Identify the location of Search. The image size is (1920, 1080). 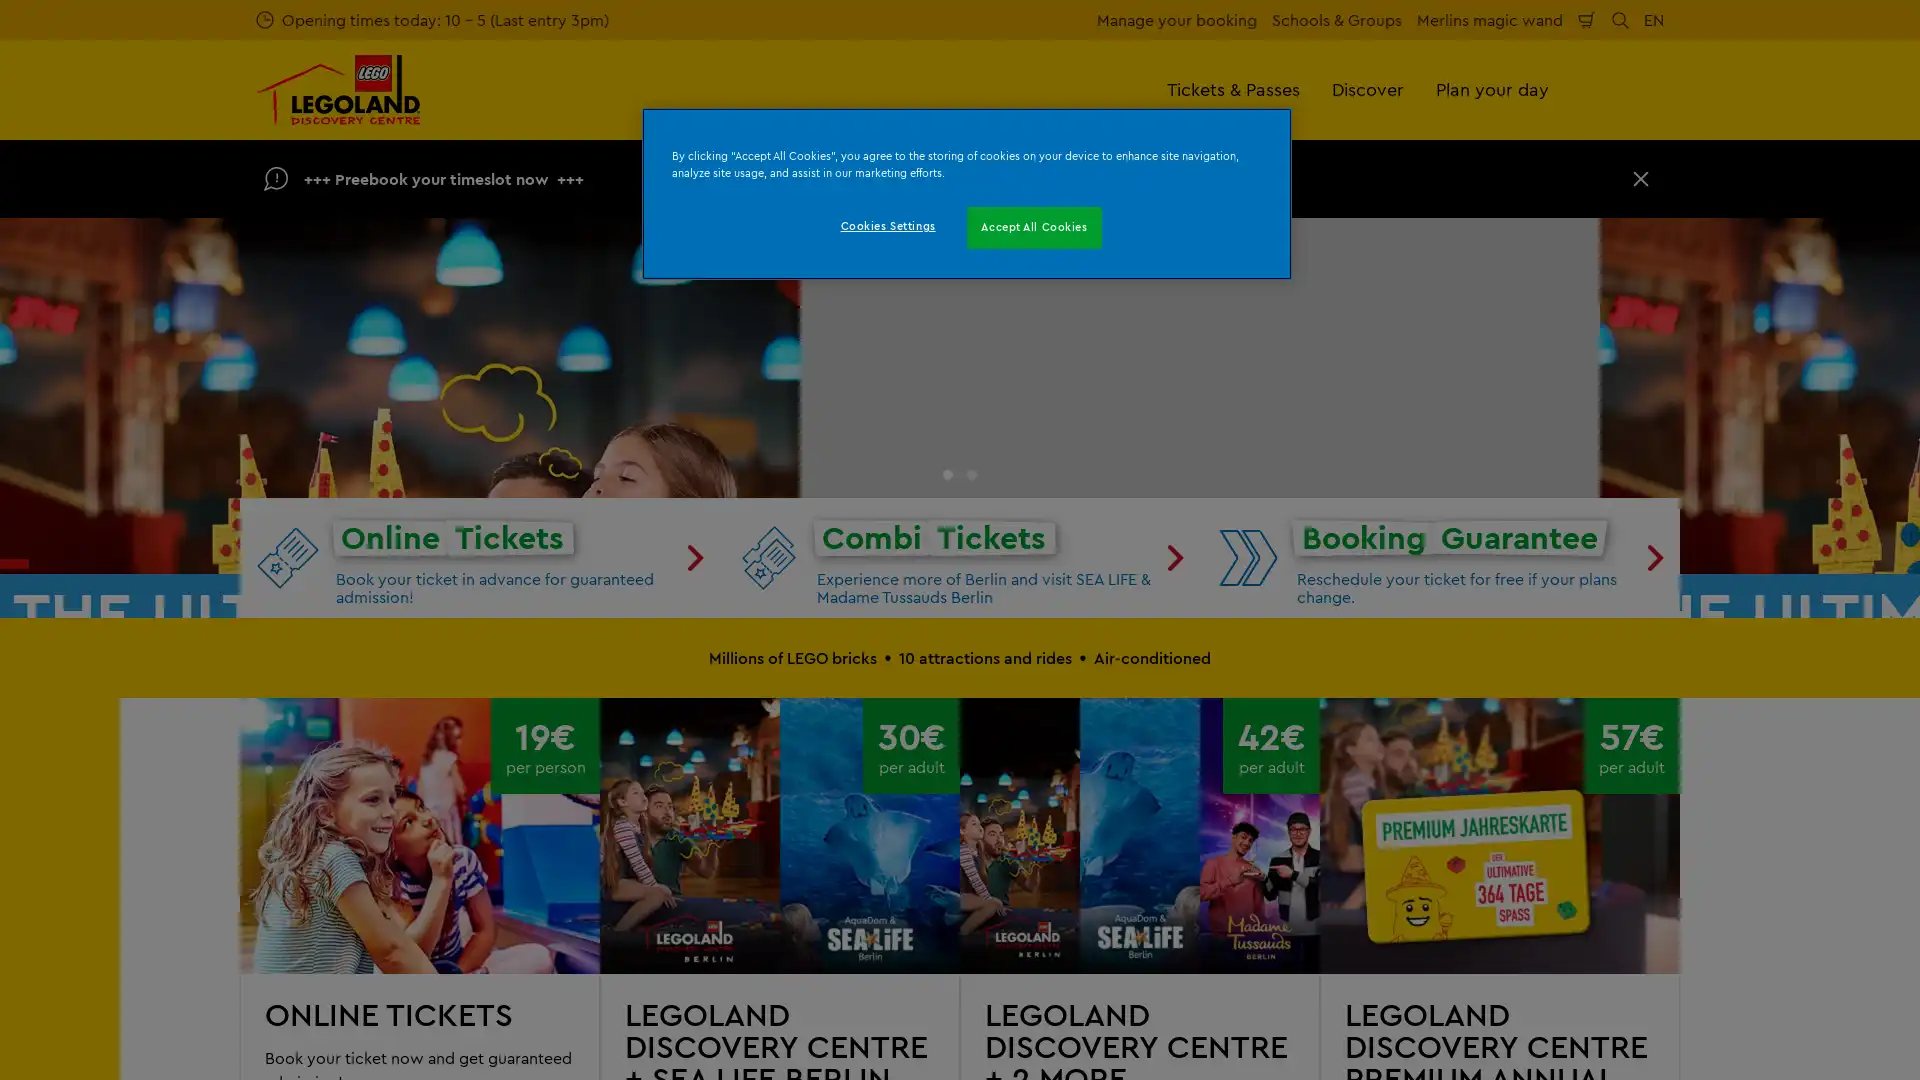
(1620, 19).